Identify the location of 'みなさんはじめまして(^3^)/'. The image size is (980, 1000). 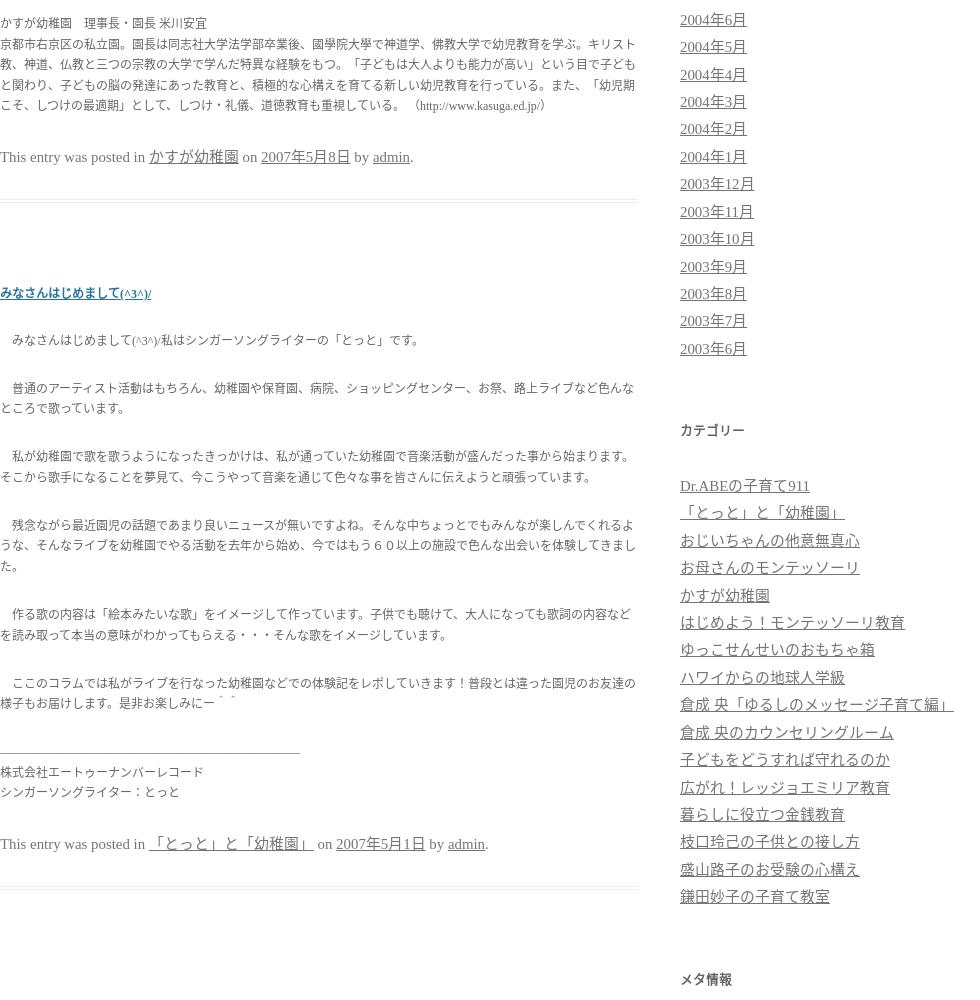
(0, 294).